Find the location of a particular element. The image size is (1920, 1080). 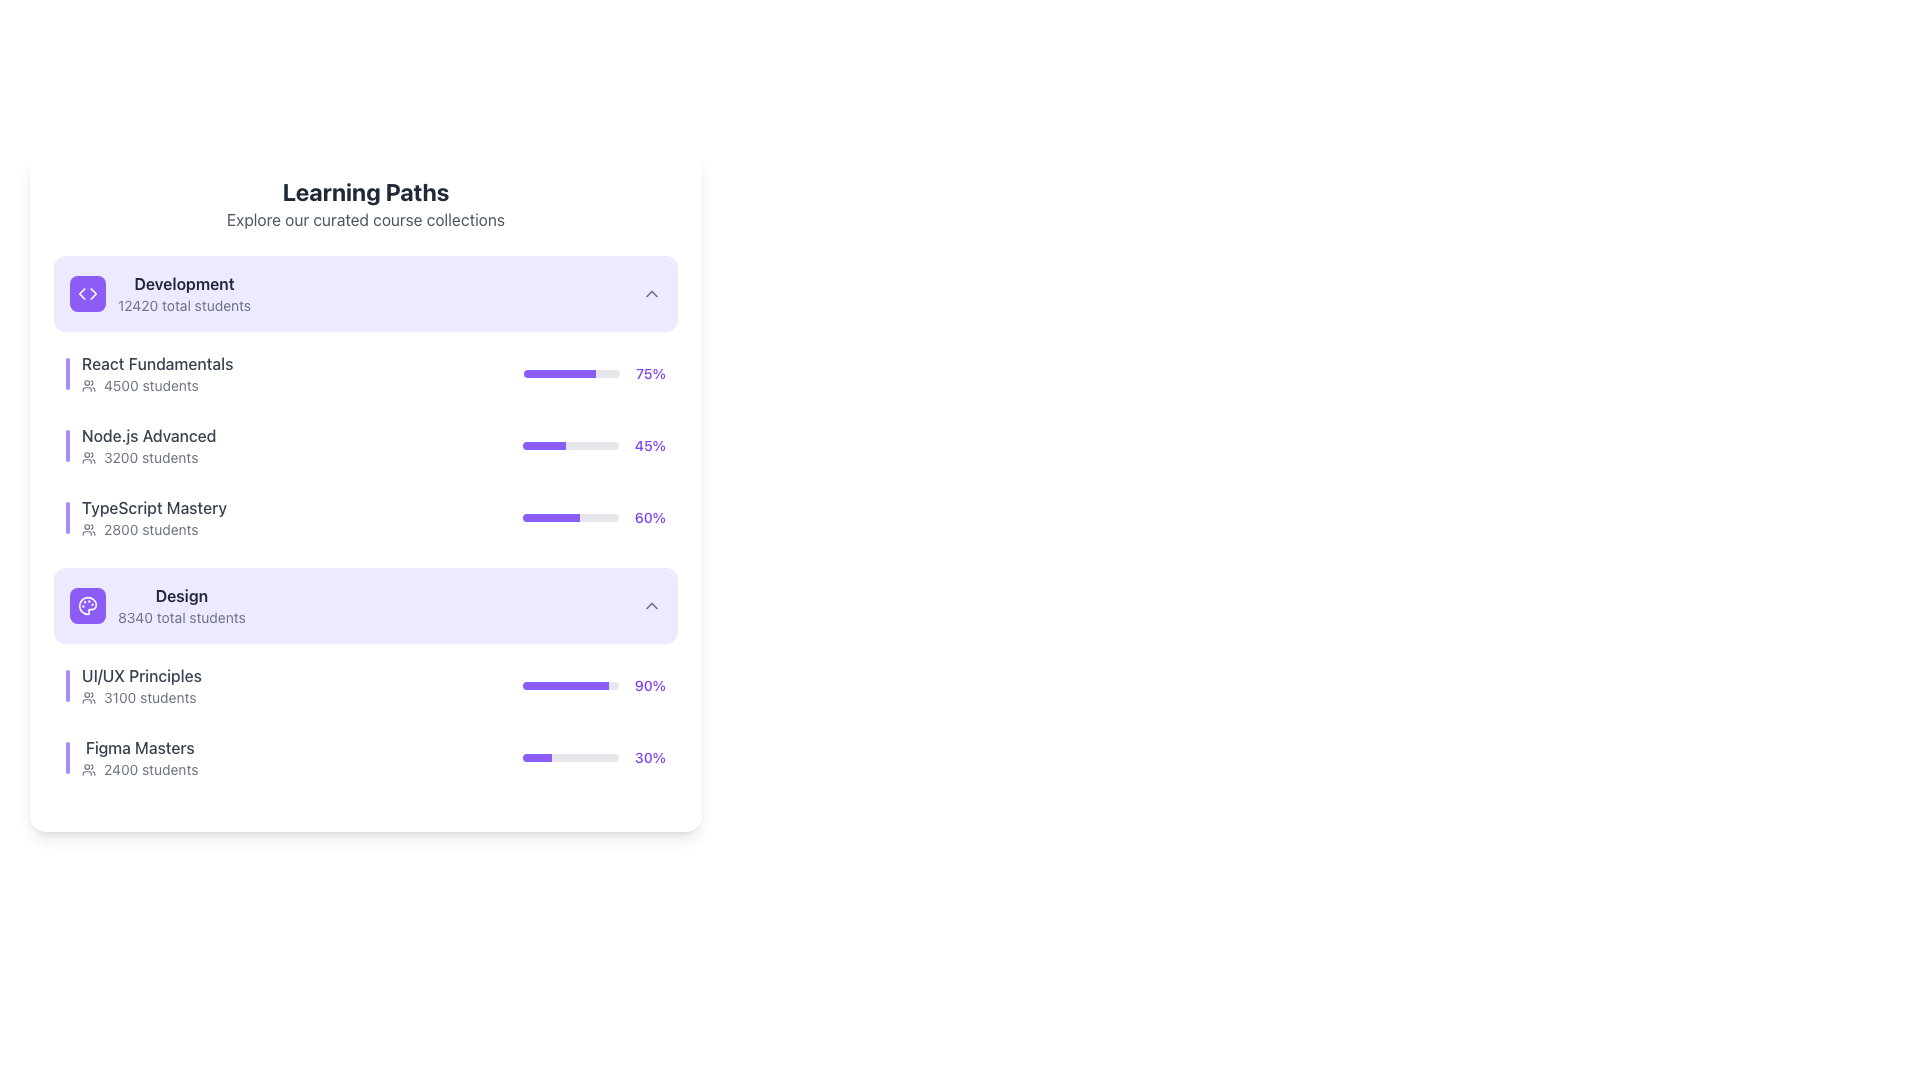

the progress bar representing a completion percentage of 75% within the 'React Fundamentals' section is located at coordinates (594, 374).